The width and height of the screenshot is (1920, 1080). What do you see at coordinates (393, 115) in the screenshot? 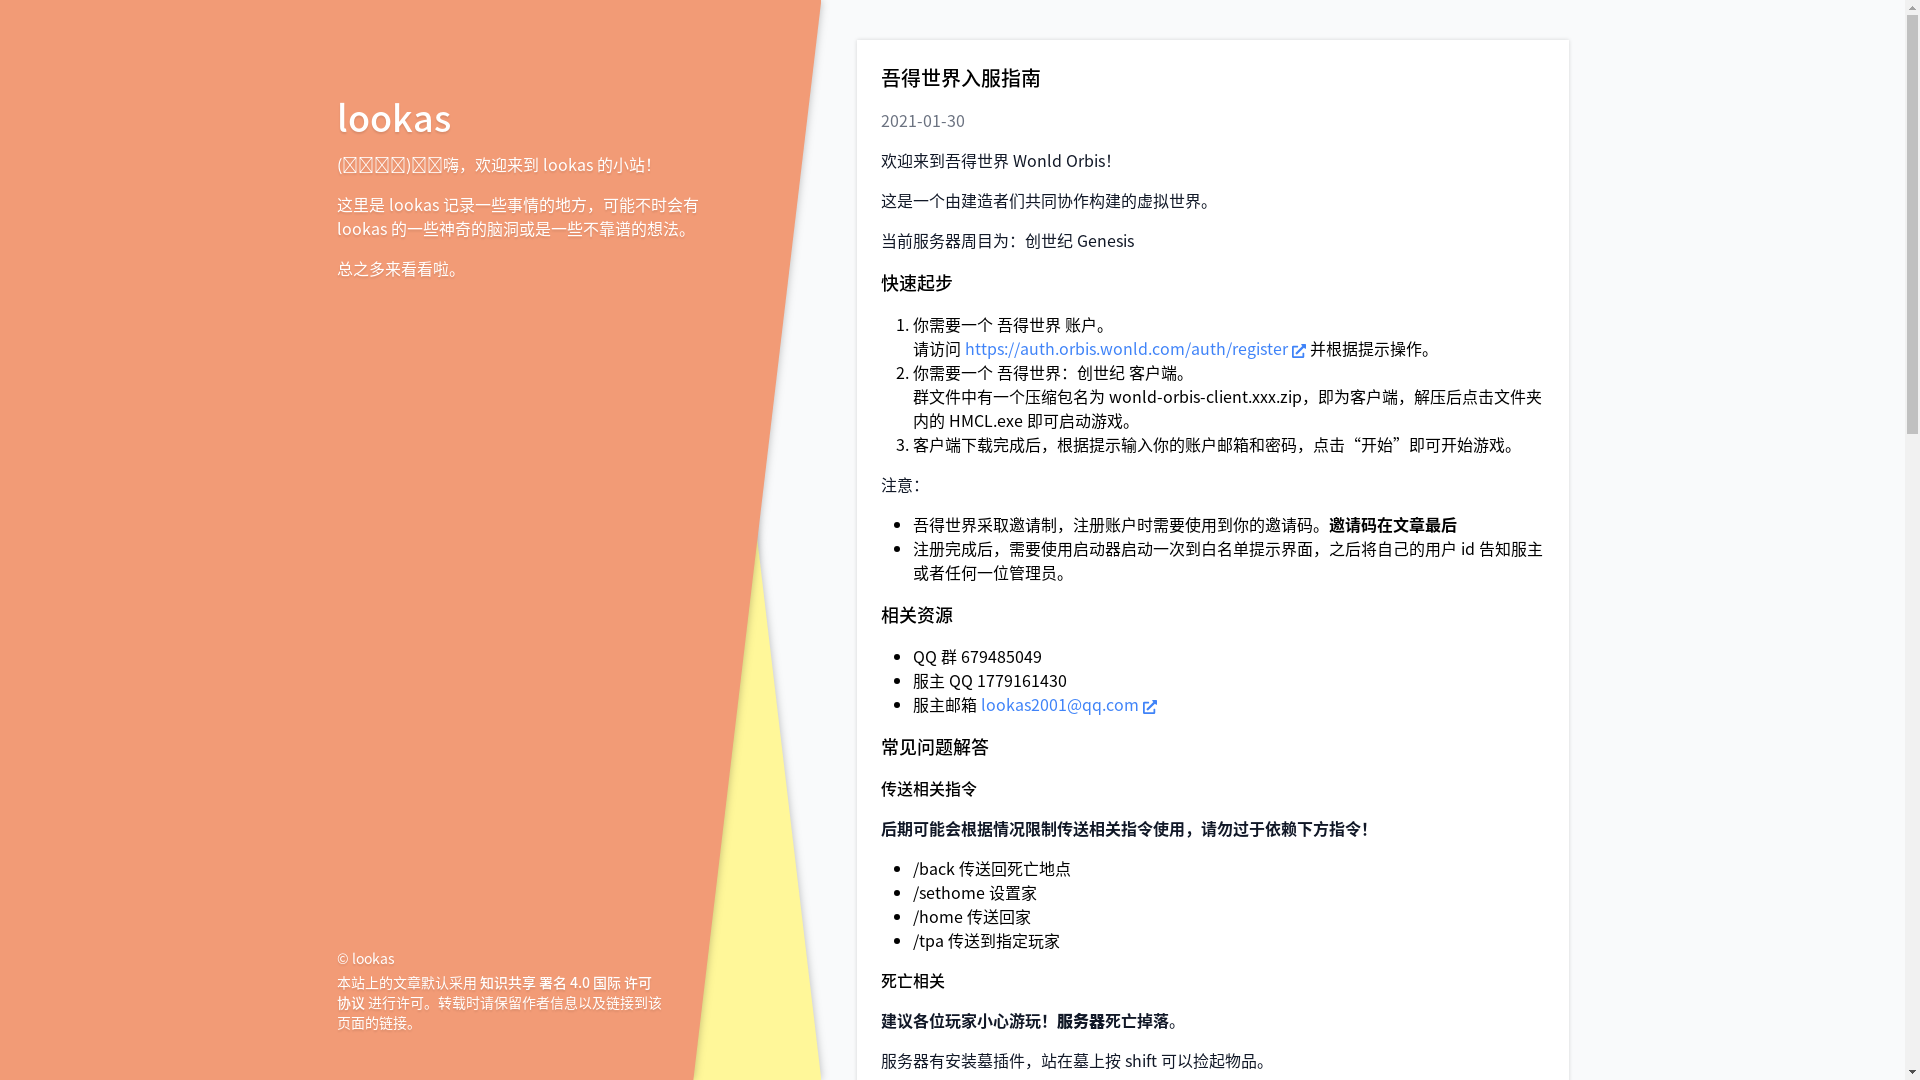
I see `'lookas'` at bounding box center [393, 115].